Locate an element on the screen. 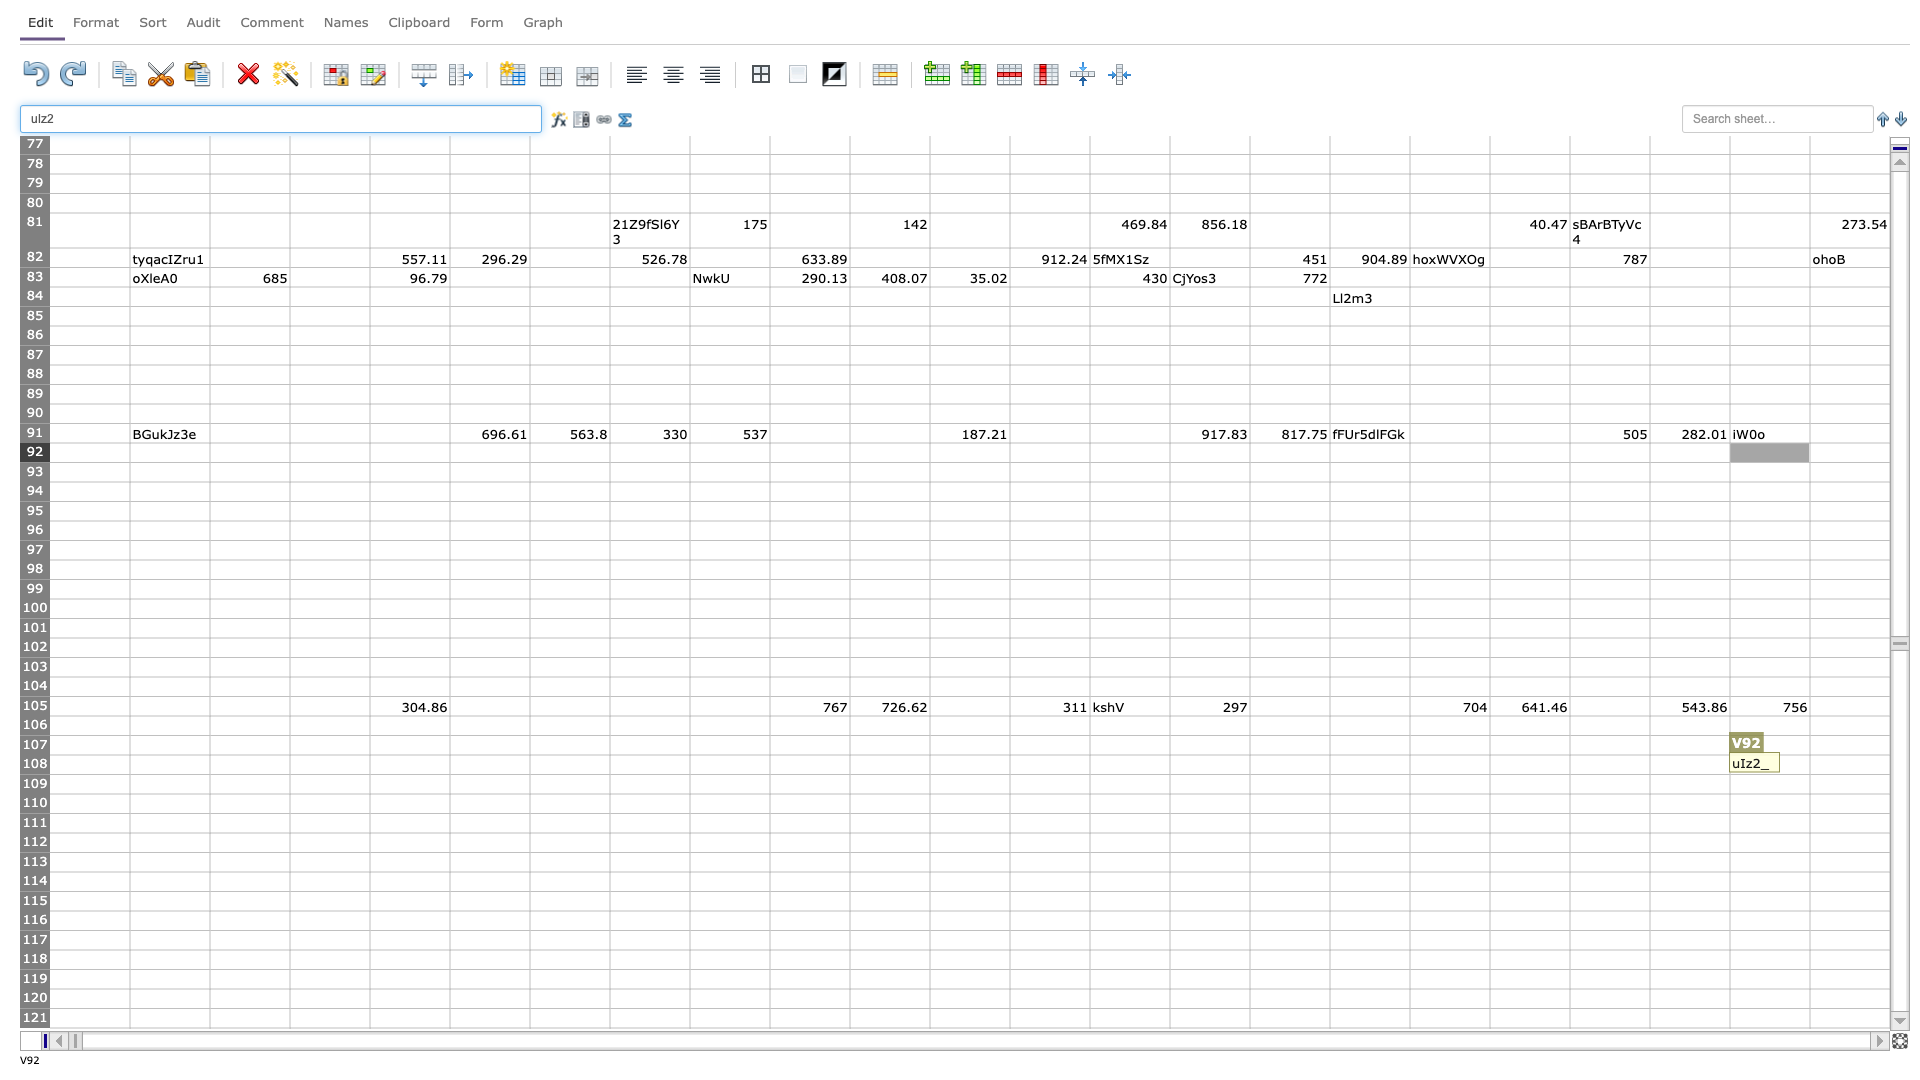  Right border of cell H-108 is located at coordinates (690, 764).